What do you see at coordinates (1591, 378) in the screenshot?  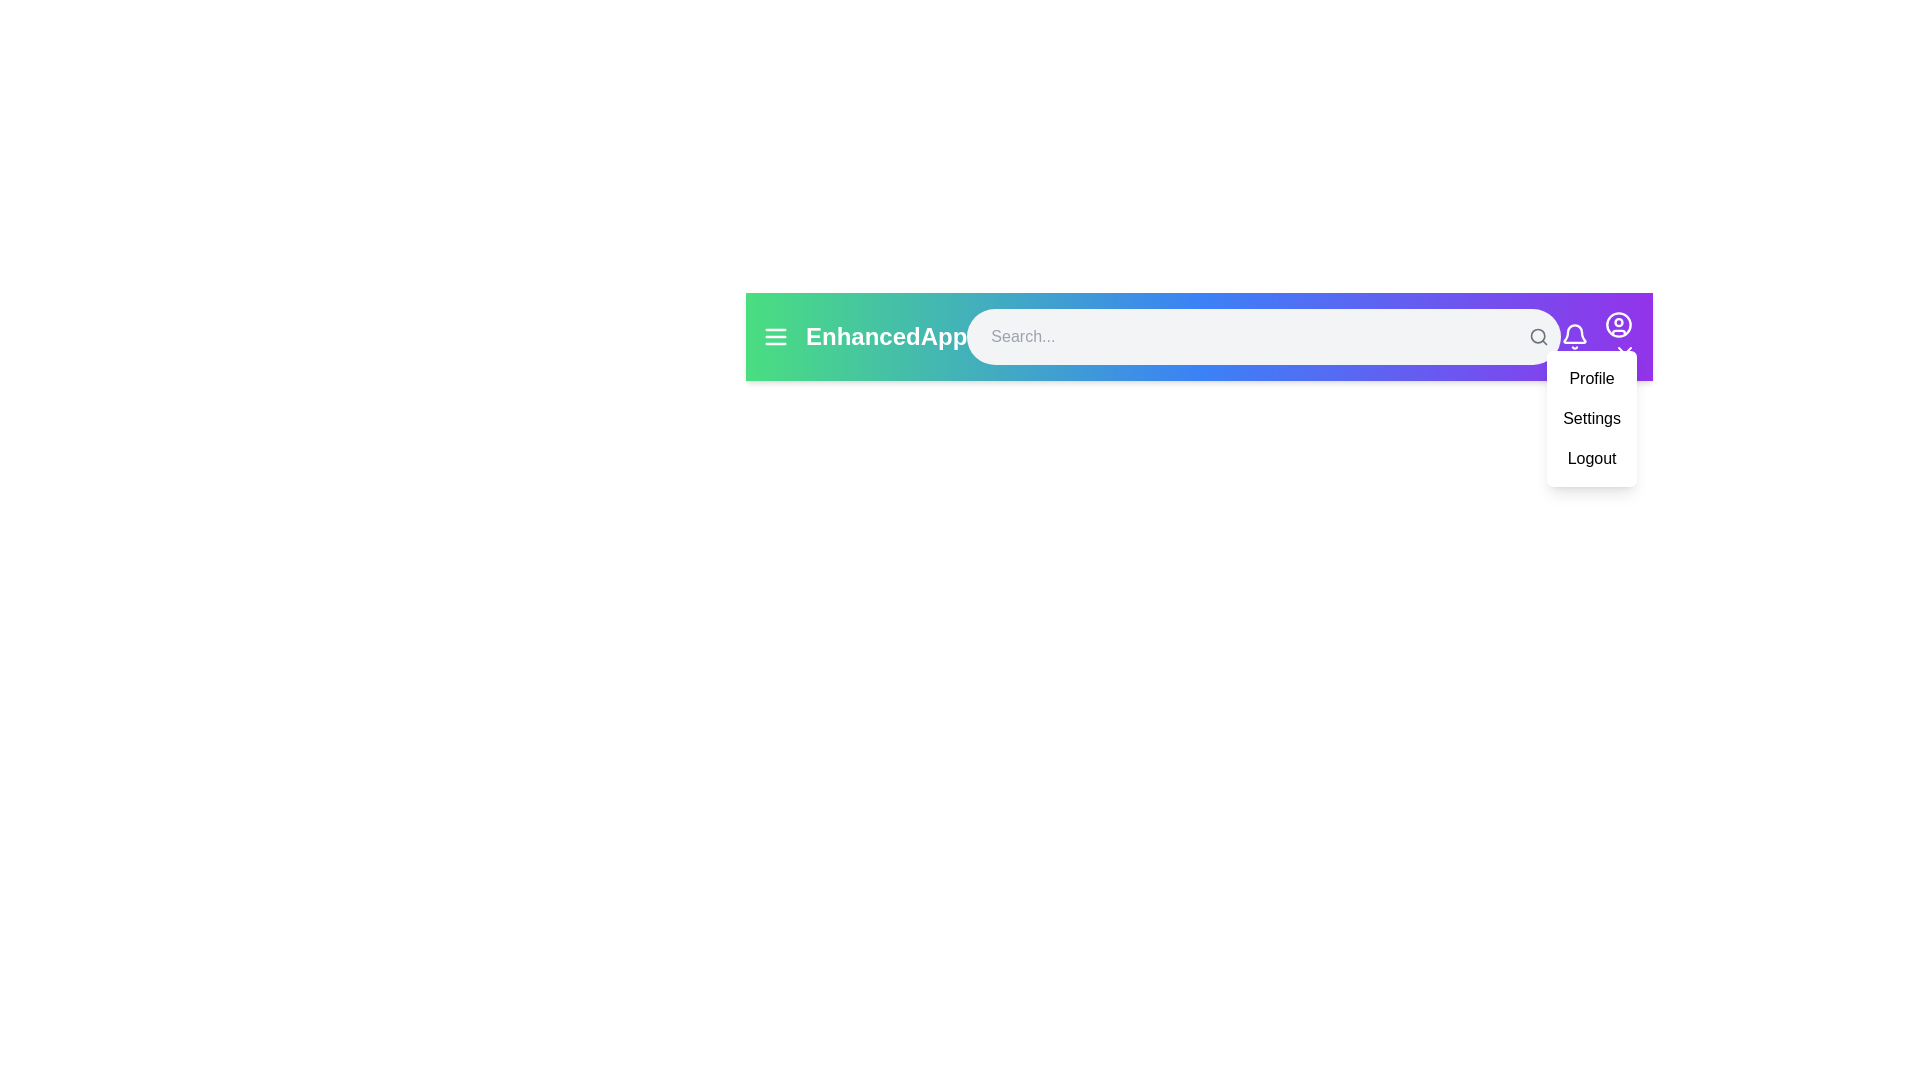 I see `the Profile option from the user menu` at bounding box center [1591, 378].